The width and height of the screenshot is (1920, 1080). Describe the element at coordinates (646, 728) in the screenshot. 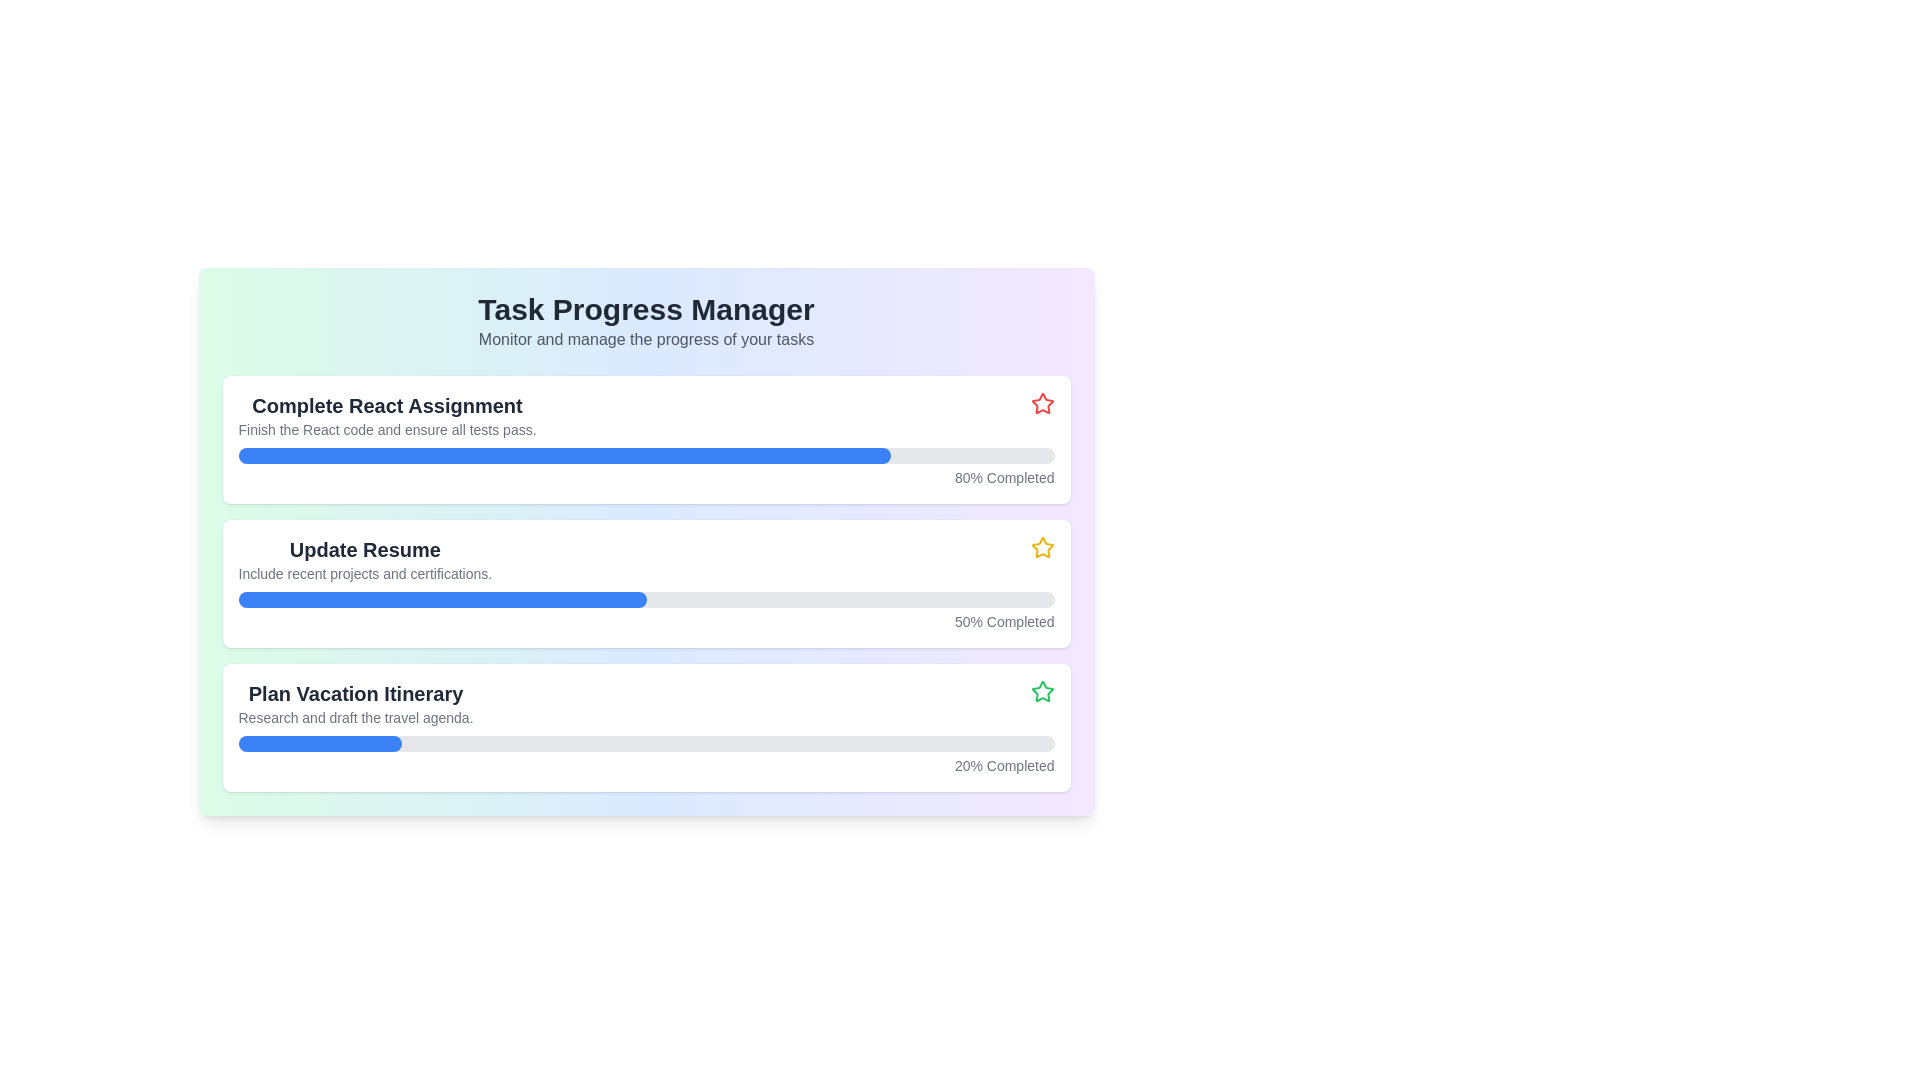

I see `the progress status on the progress bar of the Task overview component titled 'Plan Vacation Itinerary', which includes a description and a star icon` at that location.